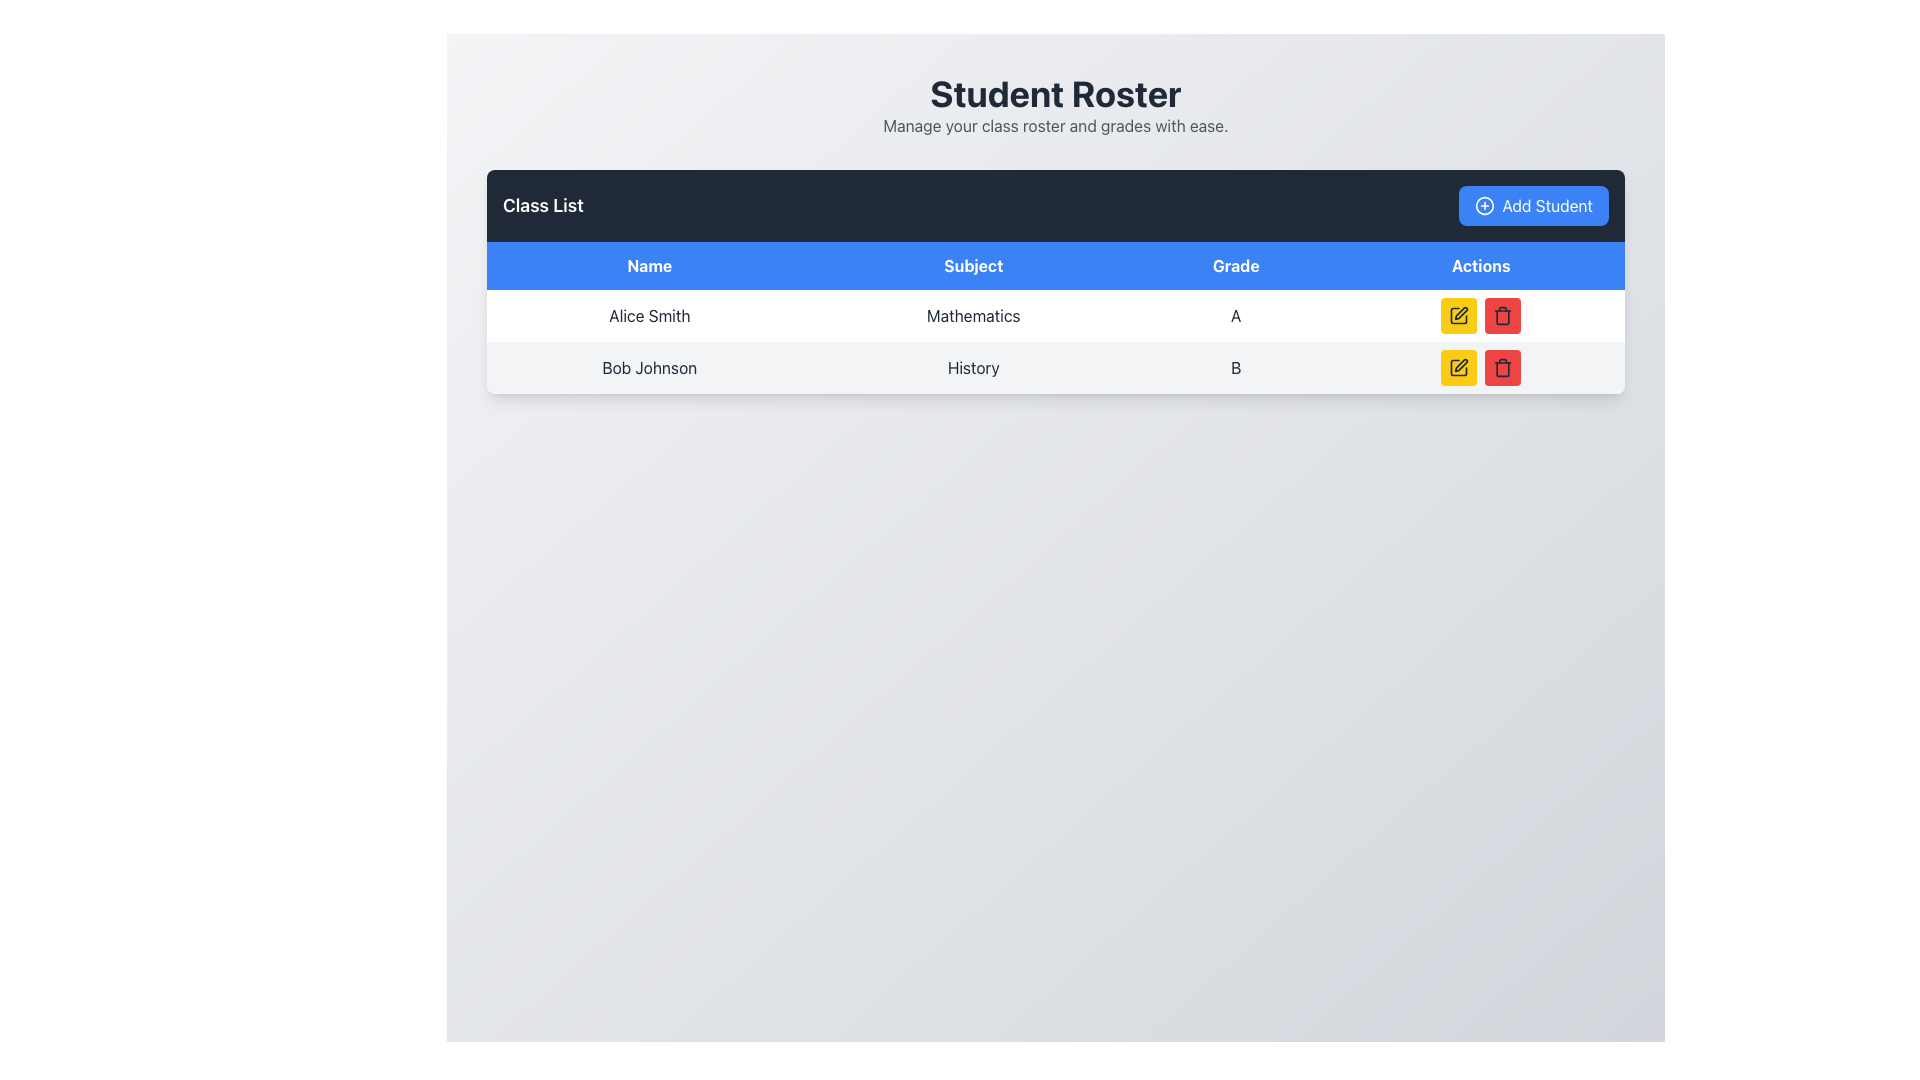  I want to click on text 'Grade' from the header of the 'Grade' column, which is the third header item in the table layout, positioned between the 'Subject' and 'Actions' headers, so click(1235, 265).